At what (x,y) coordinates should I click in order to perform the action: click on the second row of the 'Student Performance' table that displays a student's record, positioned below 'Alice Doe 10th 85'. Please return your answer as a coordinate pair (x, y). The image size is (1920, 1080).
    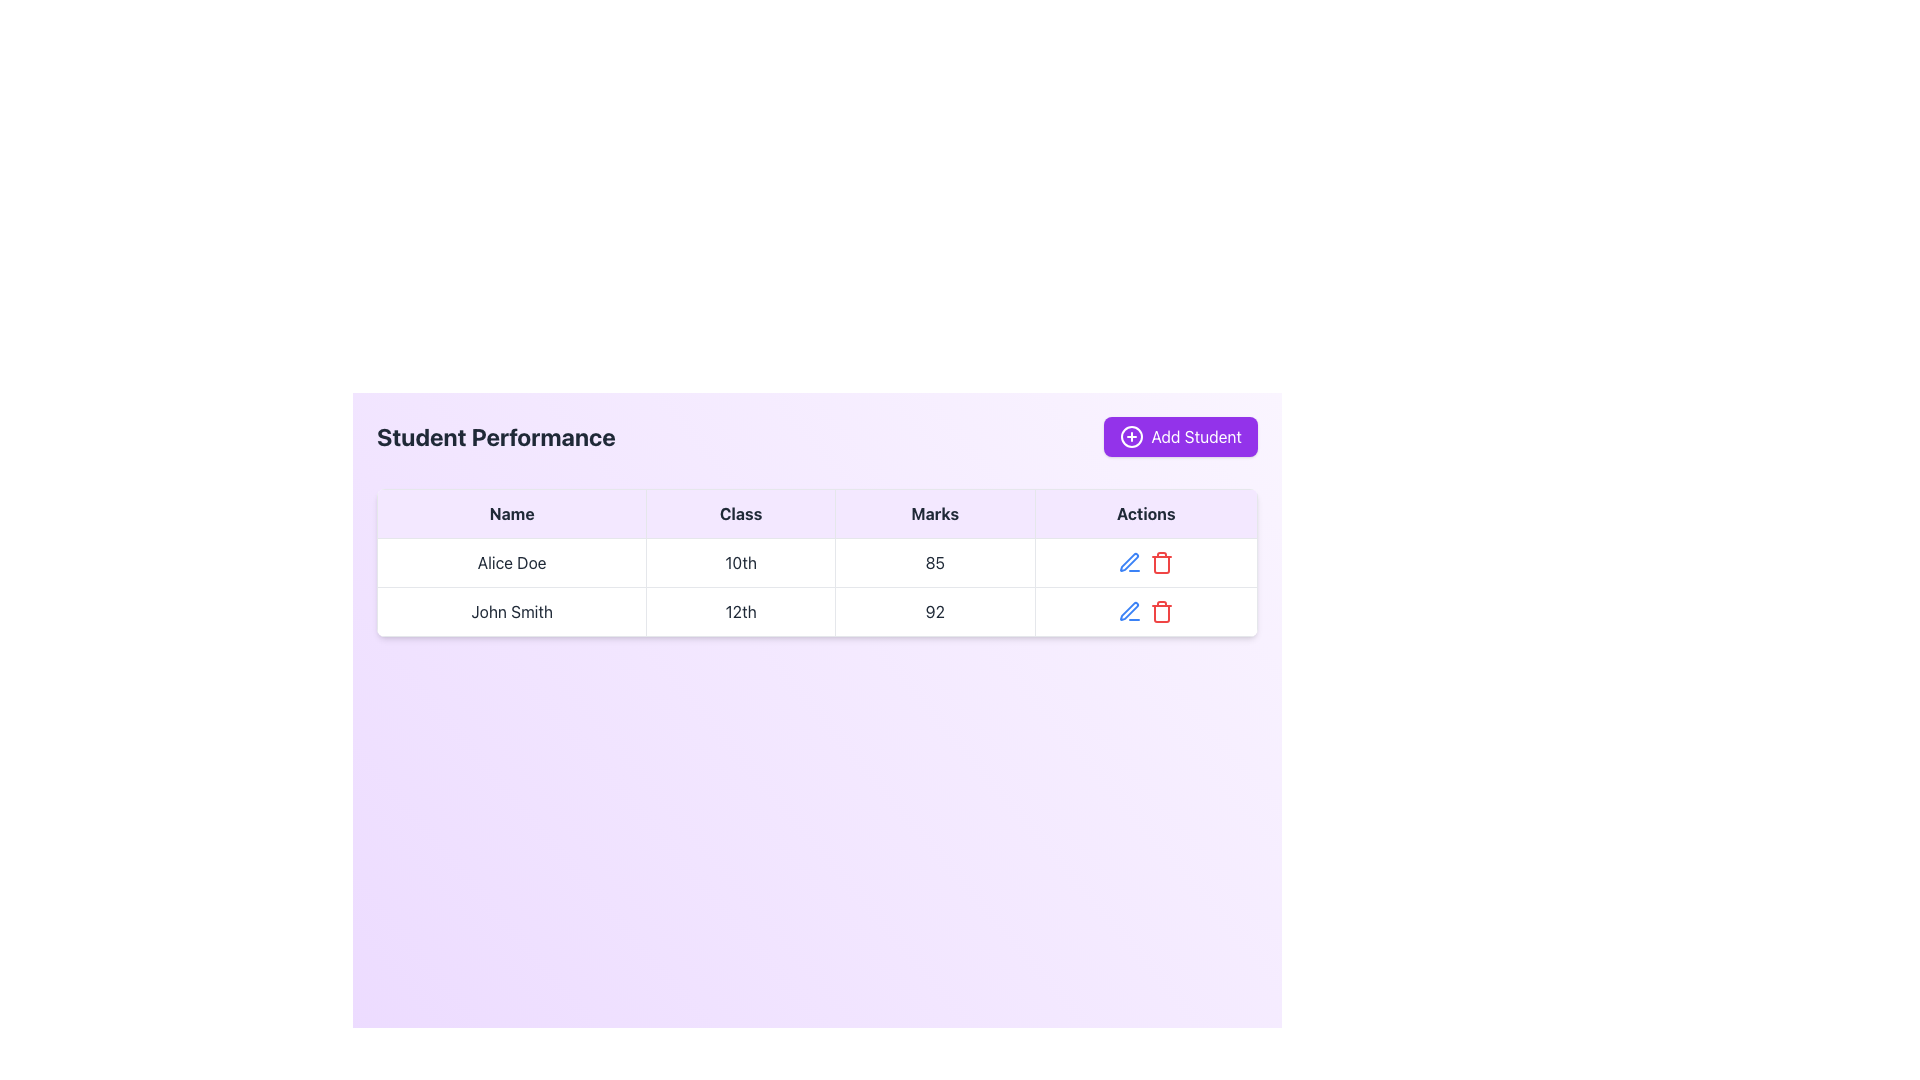
    Looking at the image, I should click on (817, 611).